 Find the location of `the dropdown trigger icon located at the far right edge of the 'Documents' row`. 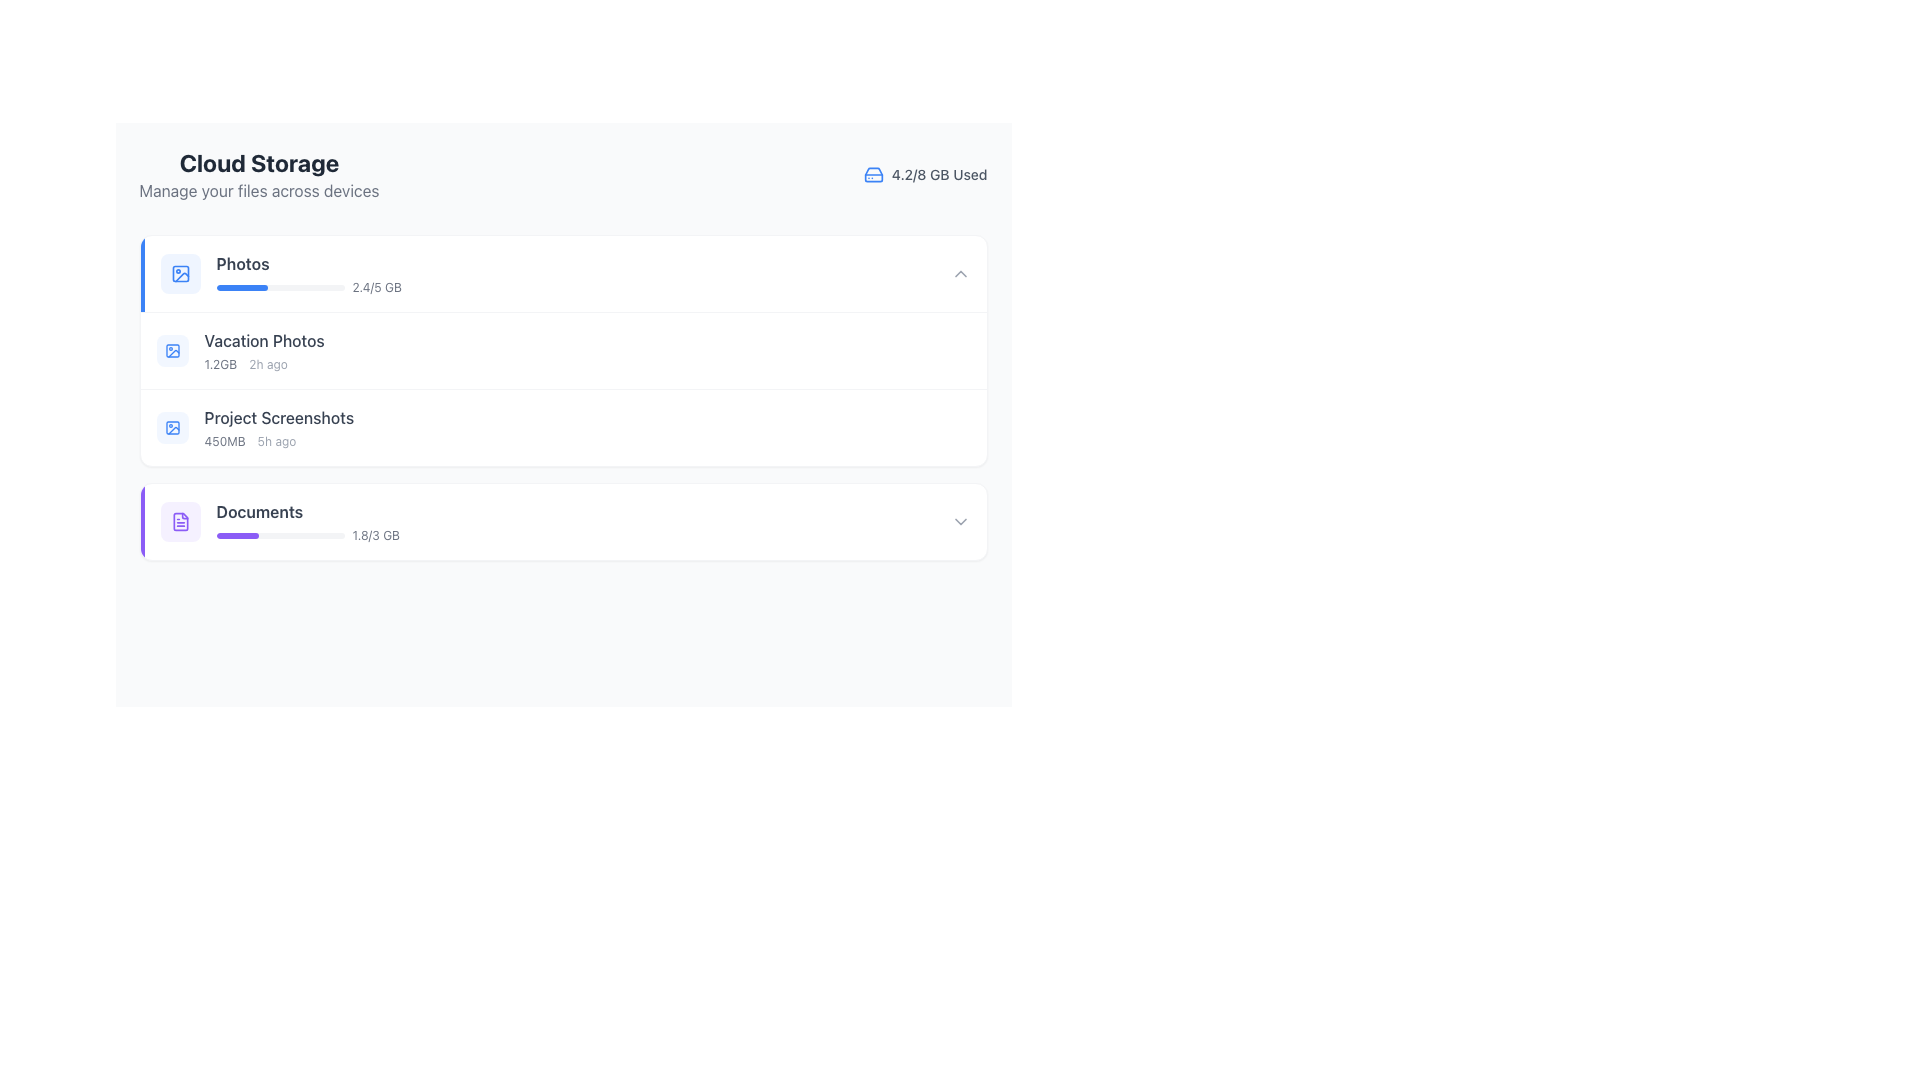

the dropdown trigger icon located at the far right edge of the 'Documents' row is located at coordinates (960, 520).